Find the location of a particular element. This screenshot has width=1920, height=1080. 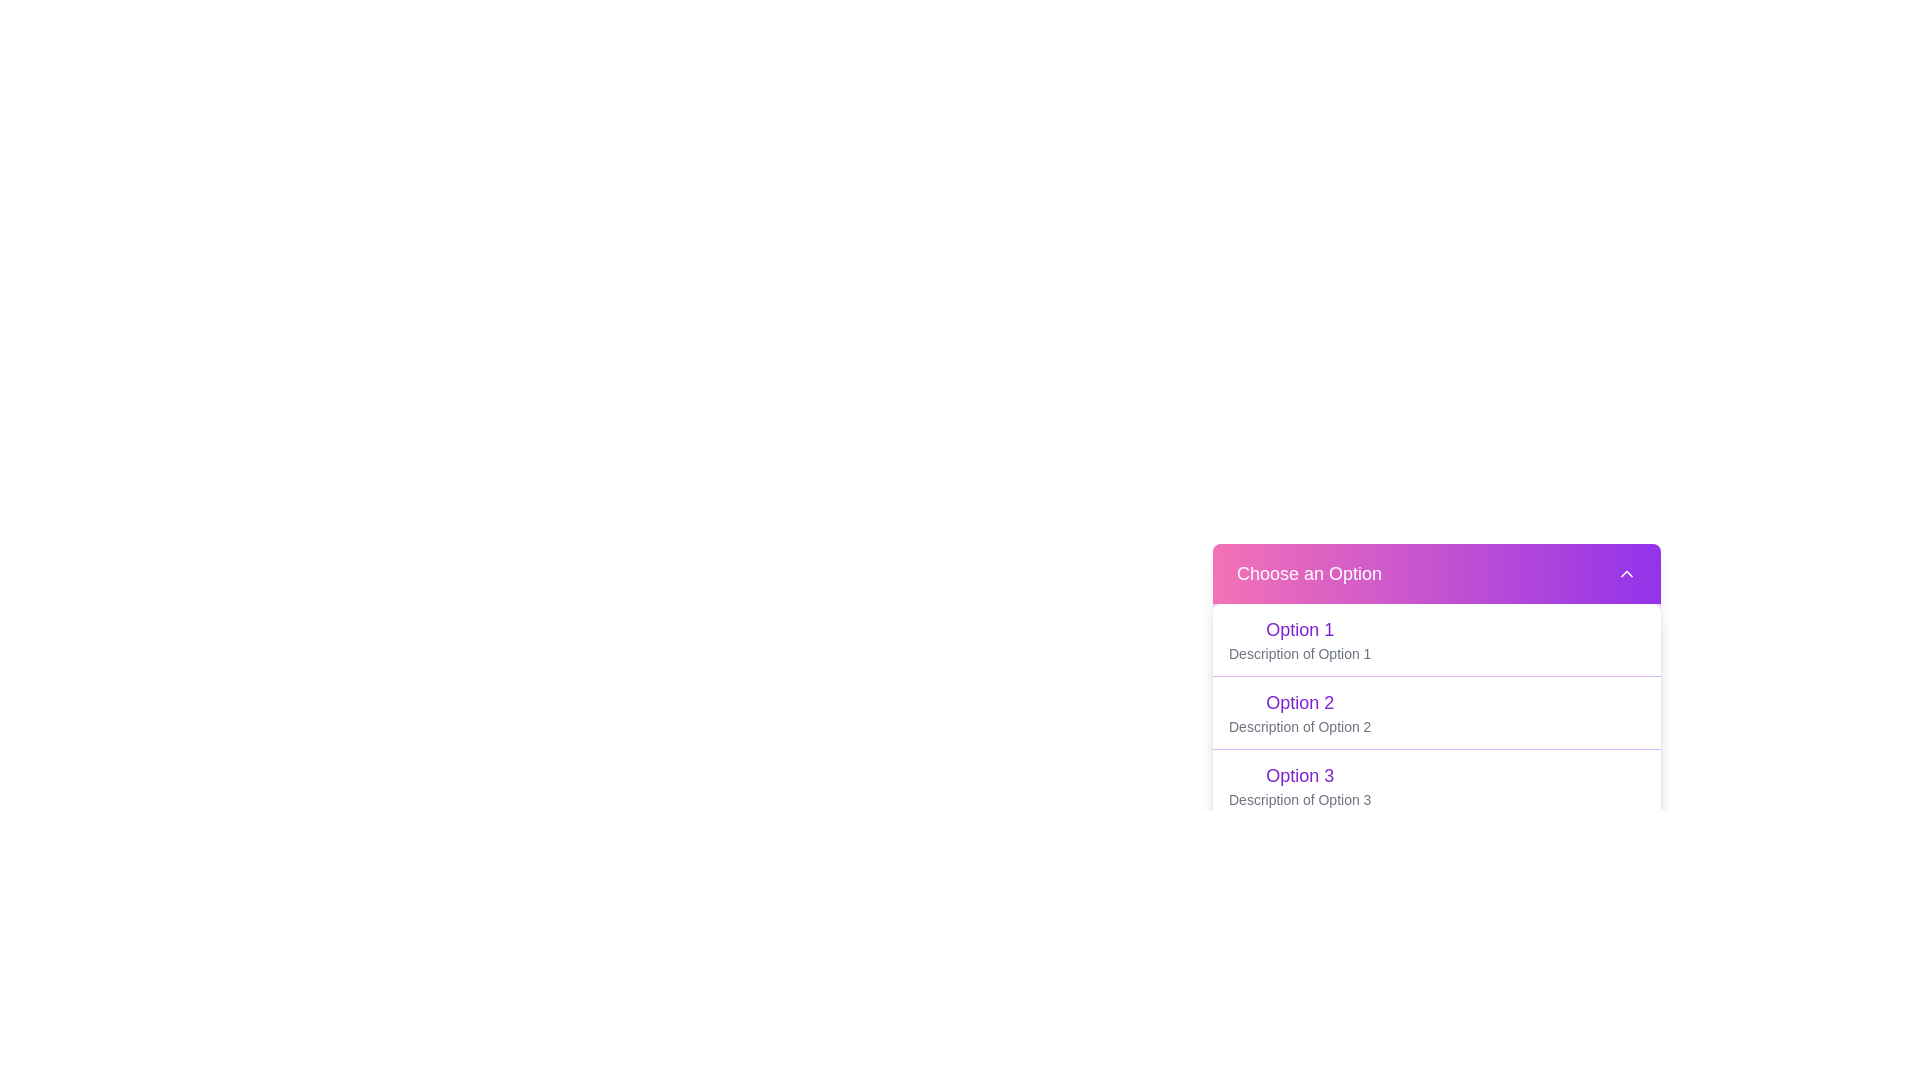

the descriptive label providing additional information about option 3, located below the text 'Option 3' in the dropdown menu is located at coordinates (1300, 798).